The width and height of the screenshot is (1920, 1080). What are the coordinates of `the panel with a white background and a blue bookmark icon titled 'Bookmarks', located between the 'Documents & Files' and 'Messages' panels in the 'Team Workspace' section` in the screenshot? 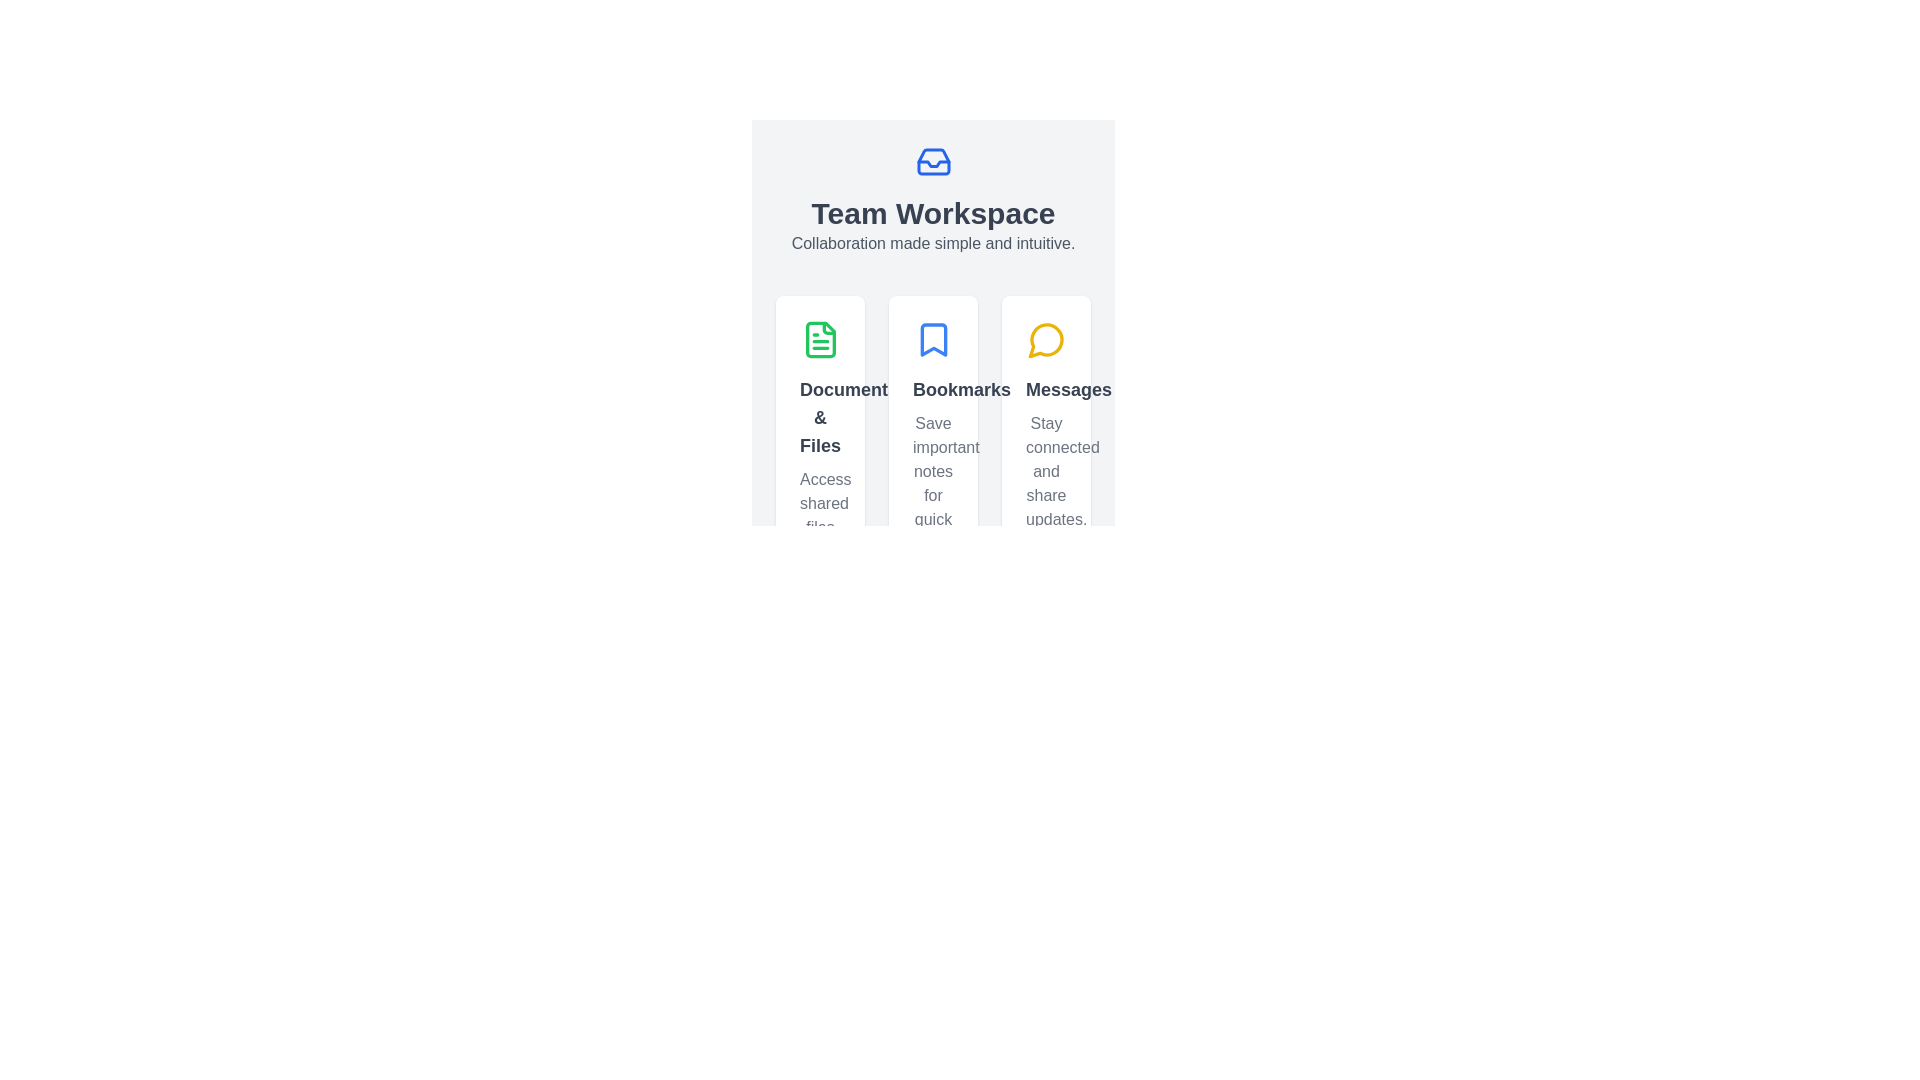 It's located at (932, 489).